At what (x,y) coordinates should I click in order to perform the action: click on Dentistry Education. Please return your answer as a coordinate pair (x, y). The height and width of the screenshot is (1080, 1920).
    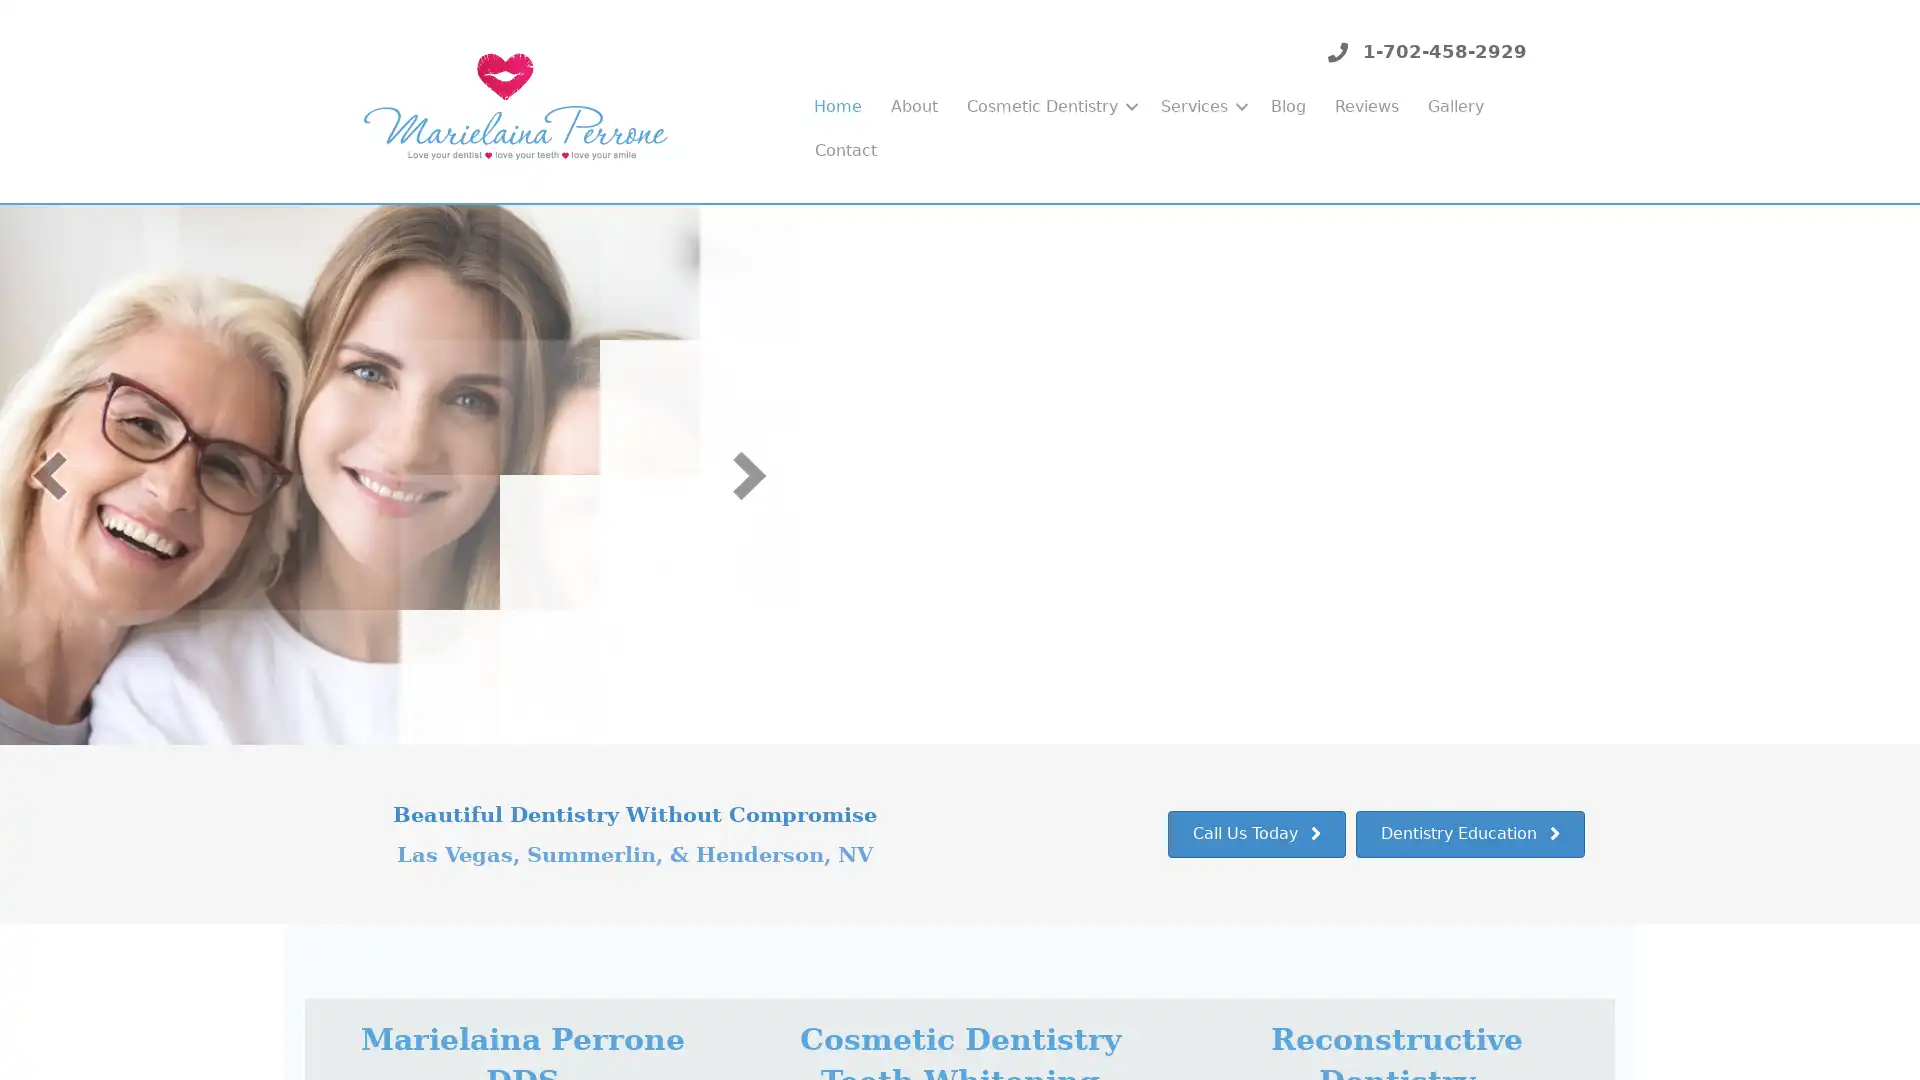
    Looking at the image, I should click on (1470, 834).